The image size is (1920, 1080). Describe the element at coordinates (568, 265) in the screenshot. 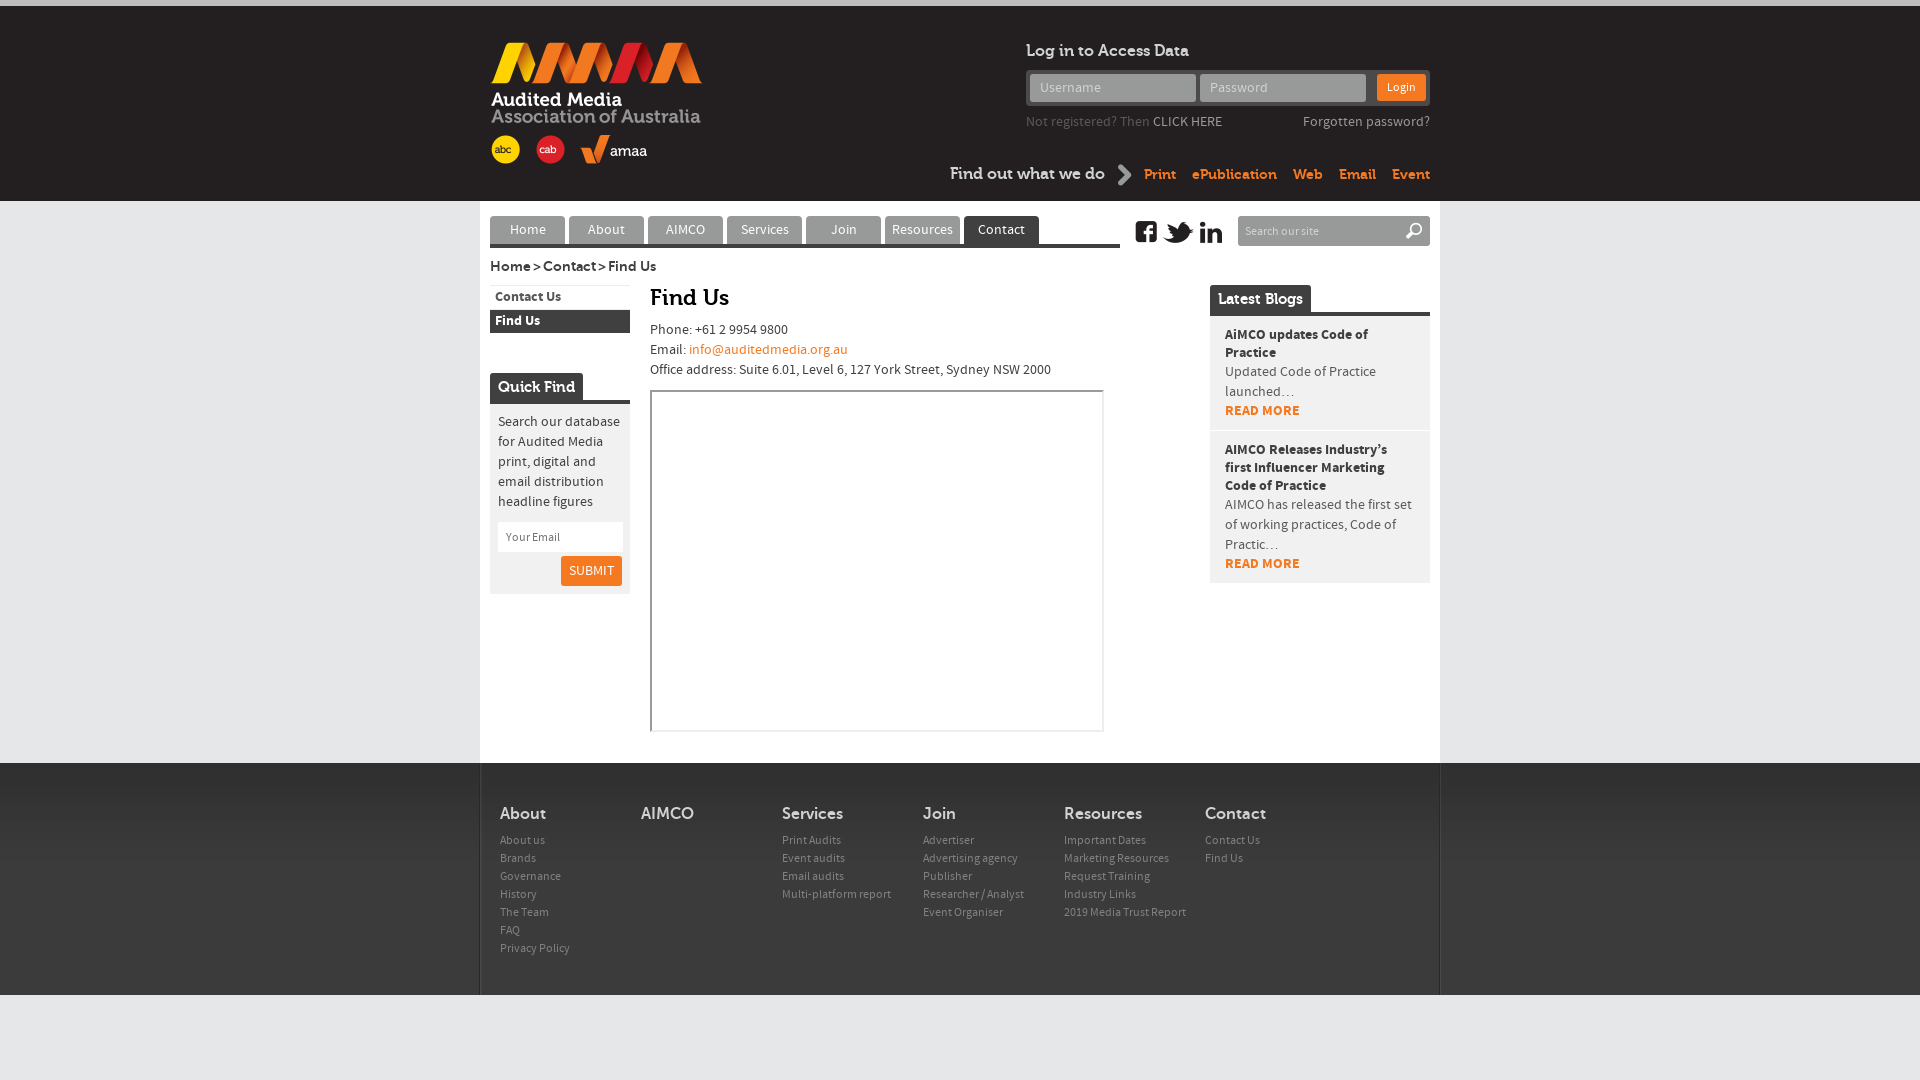

I see `'Contact'` at that location.